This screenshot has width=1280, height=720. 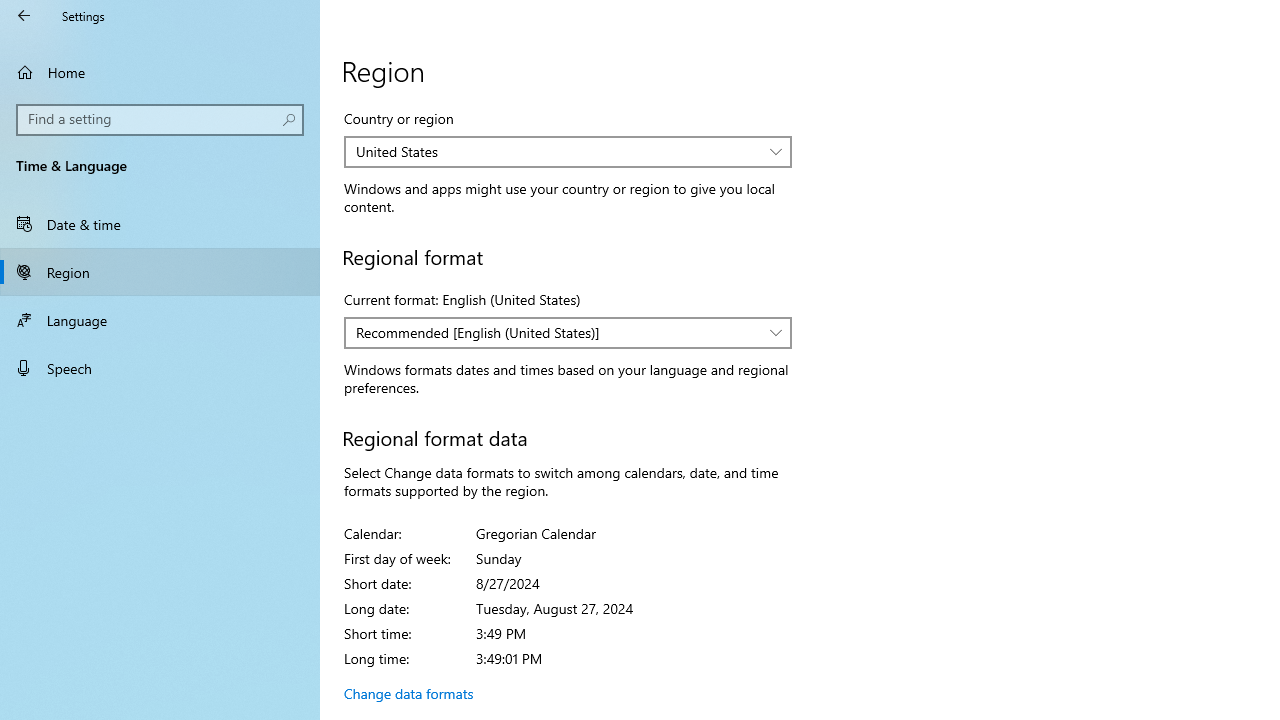 What do you see at coordinates (160, 367) in the screenshot?
I see `'Speech'` at bounding box center [160, 367].